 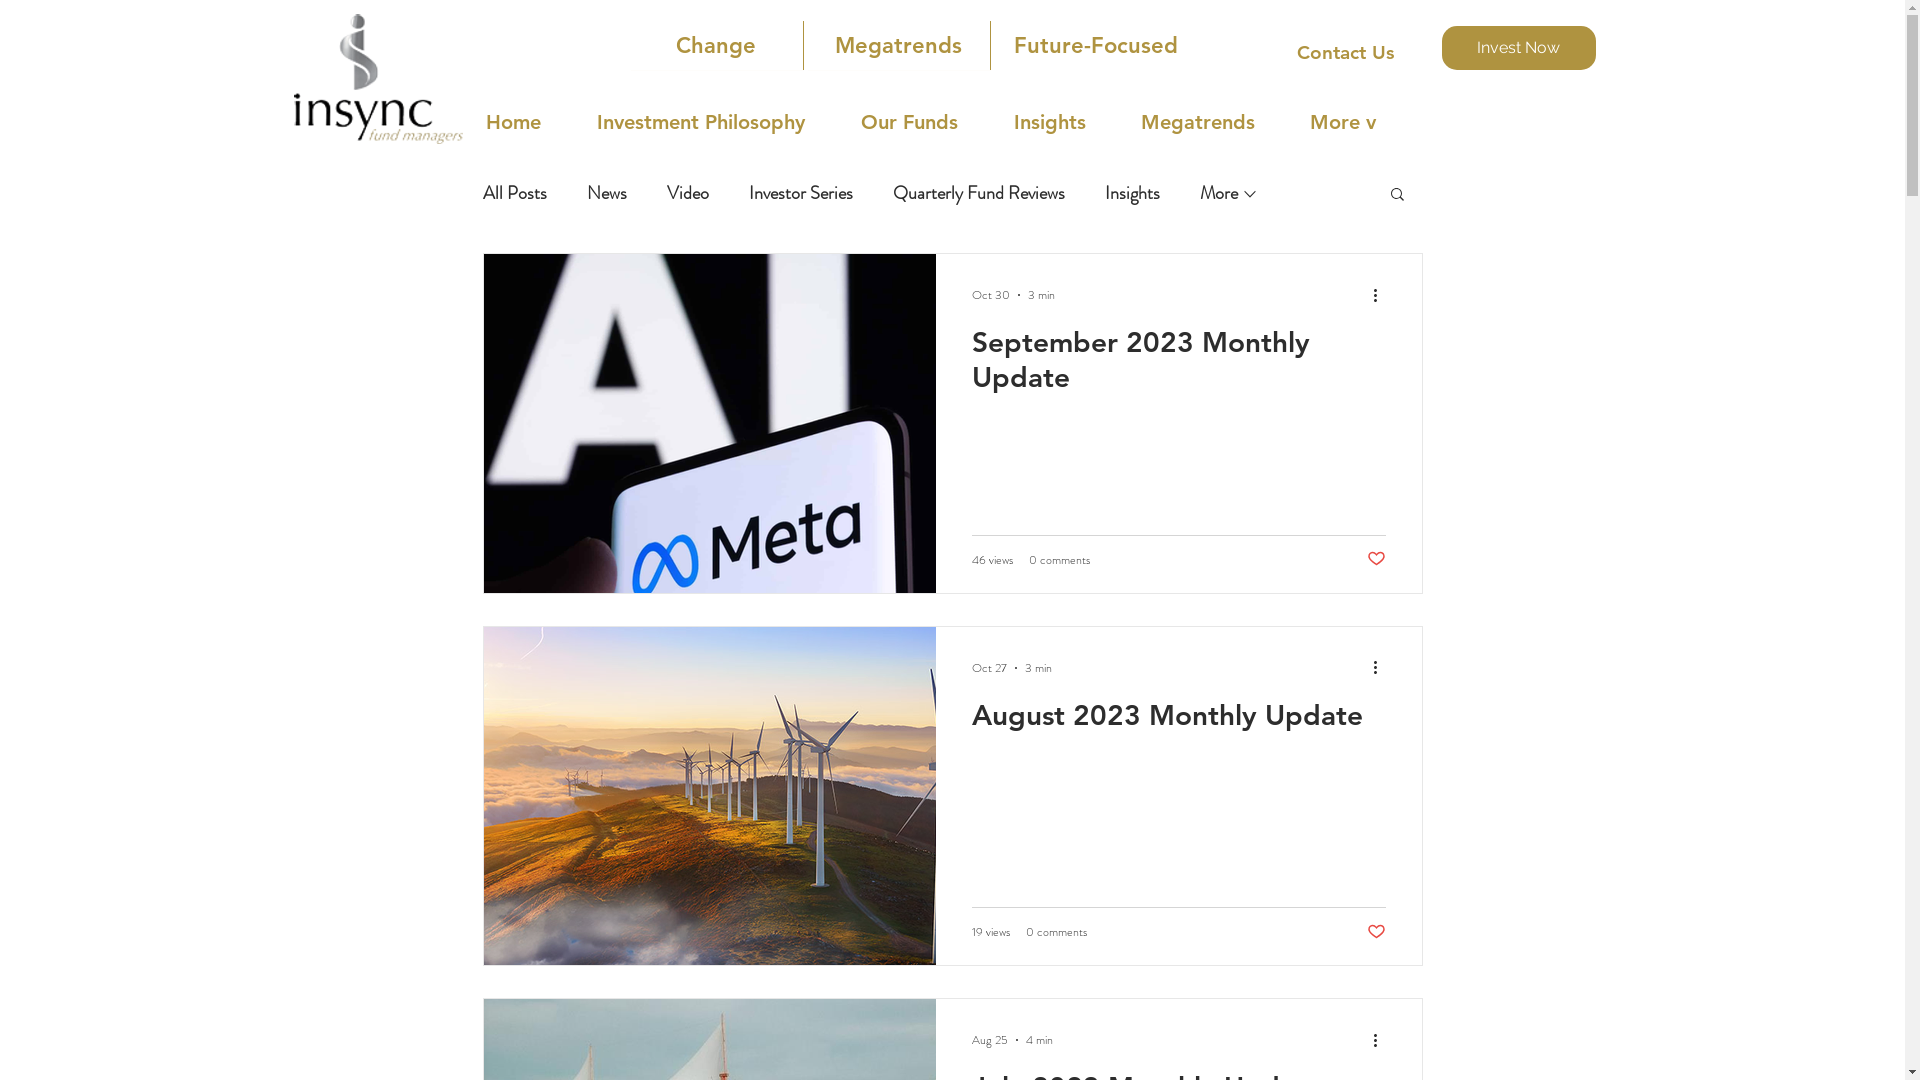 I want to click on 'Post not marked as liked', so click(x=1374, y=932).